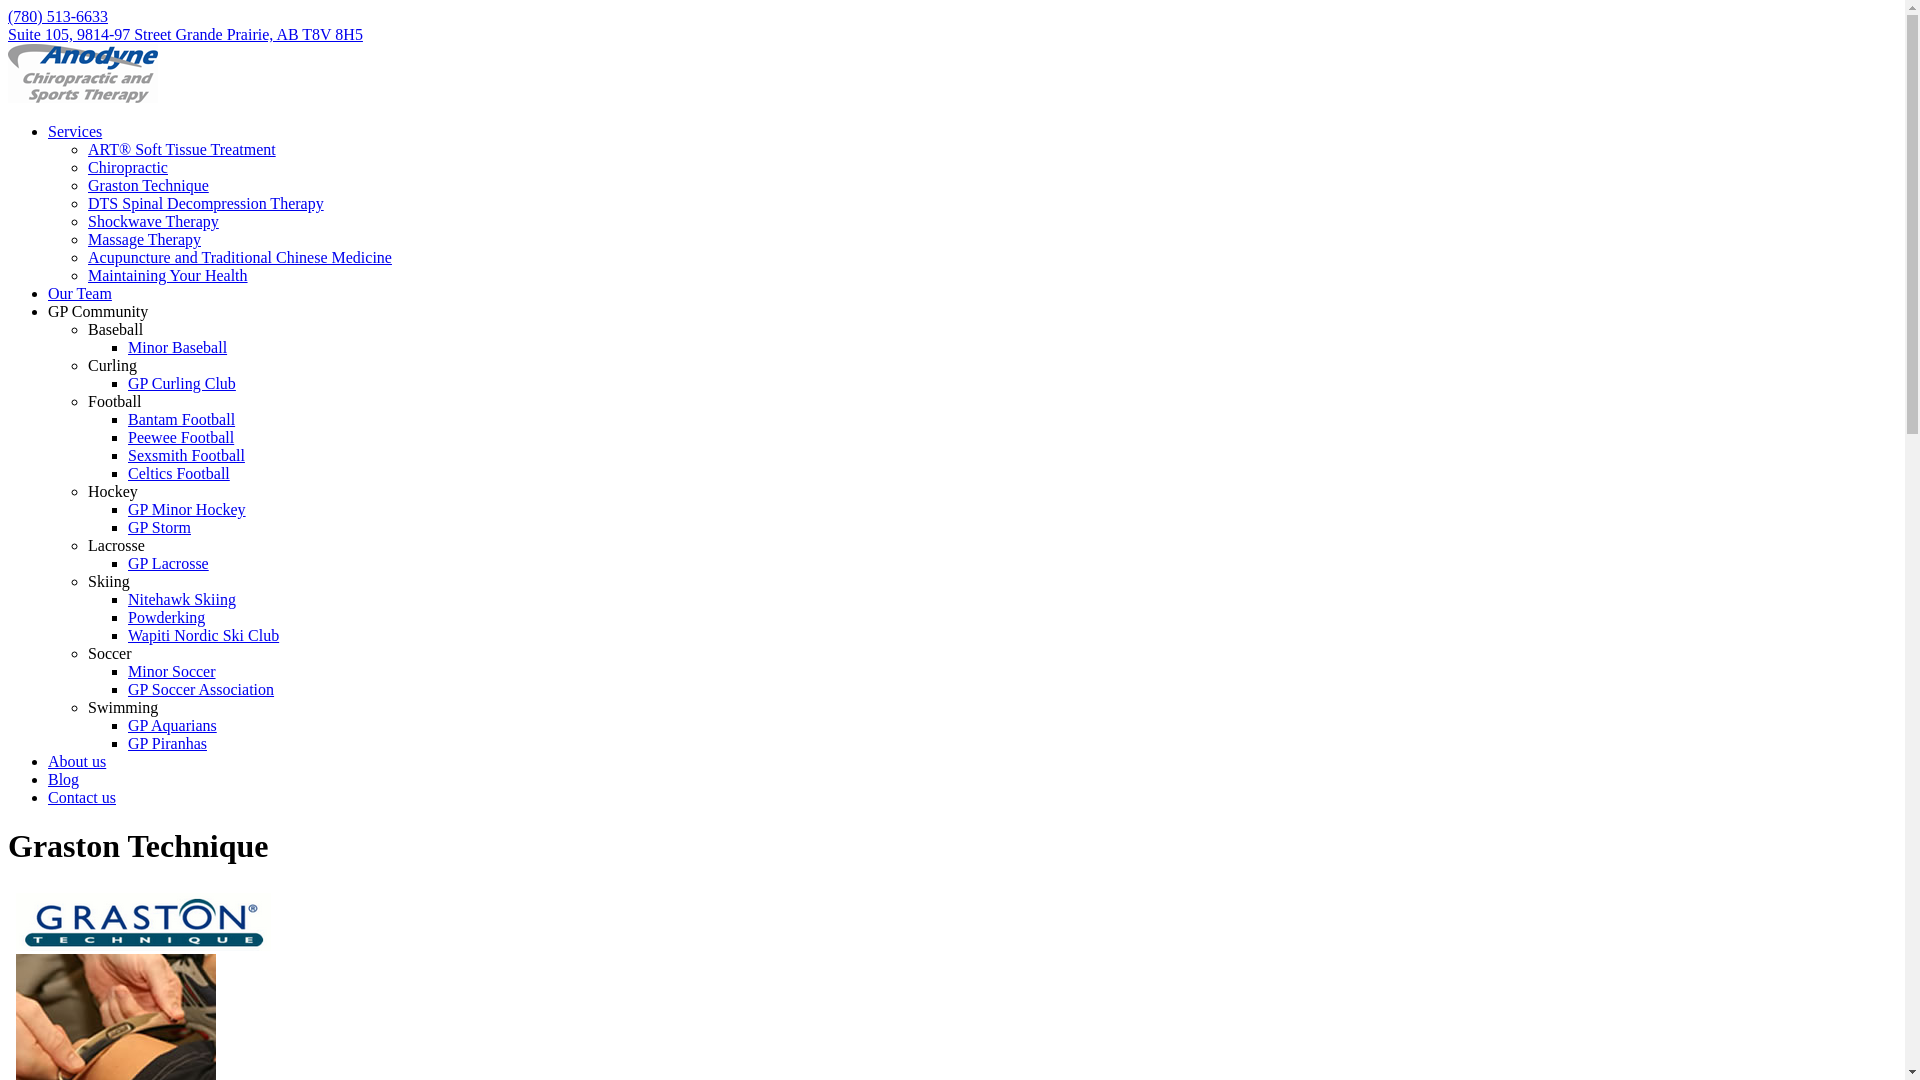 The width and height of the screenshot is (1920, 1080). Describe the element at coordinates (182, 598) in the screenshot. I see `'Nitehawk Skiing'` at that location.